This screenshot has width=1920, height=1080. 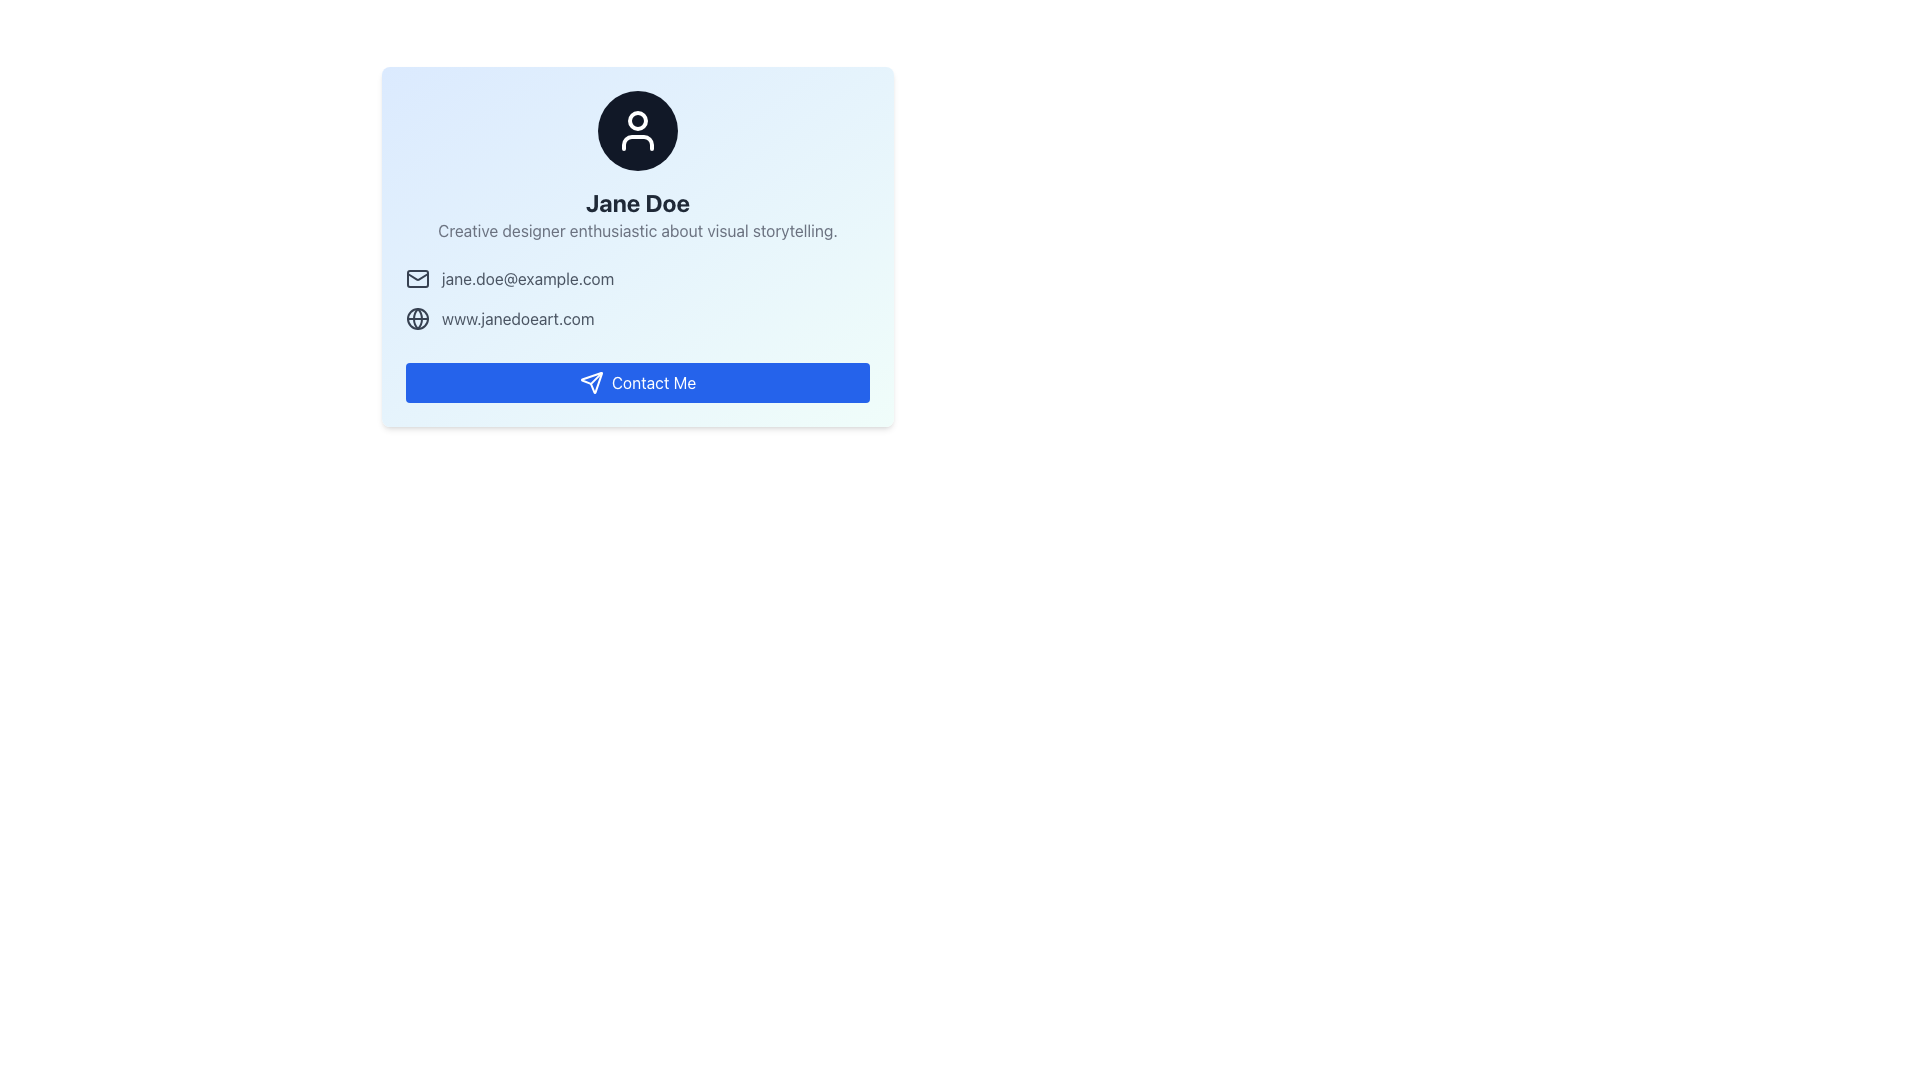 I want to click on the Profile Information Component located in the center-top section of the card, so click(x=637, y=165).